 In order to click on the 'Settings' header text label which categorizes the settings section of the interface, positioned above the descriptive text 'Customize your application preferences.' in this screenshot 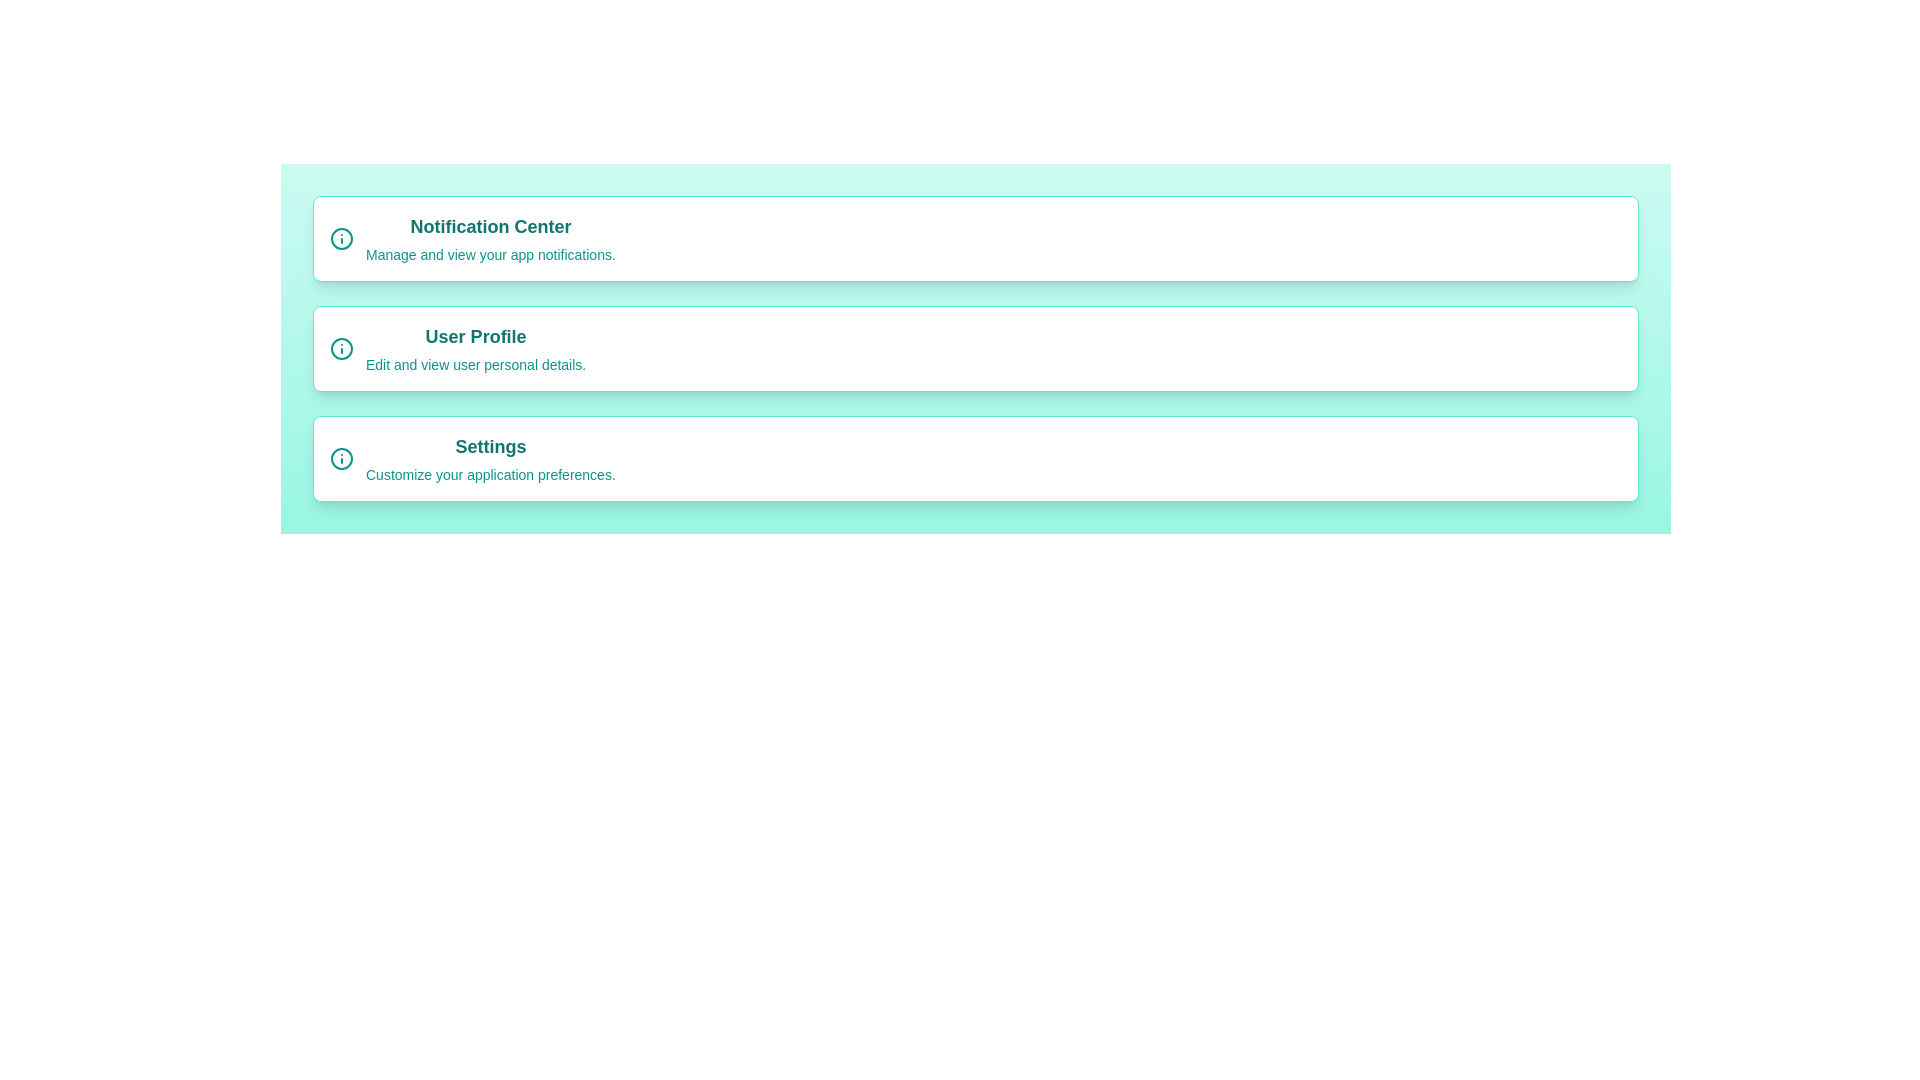, I will do `click(490, 446)`.